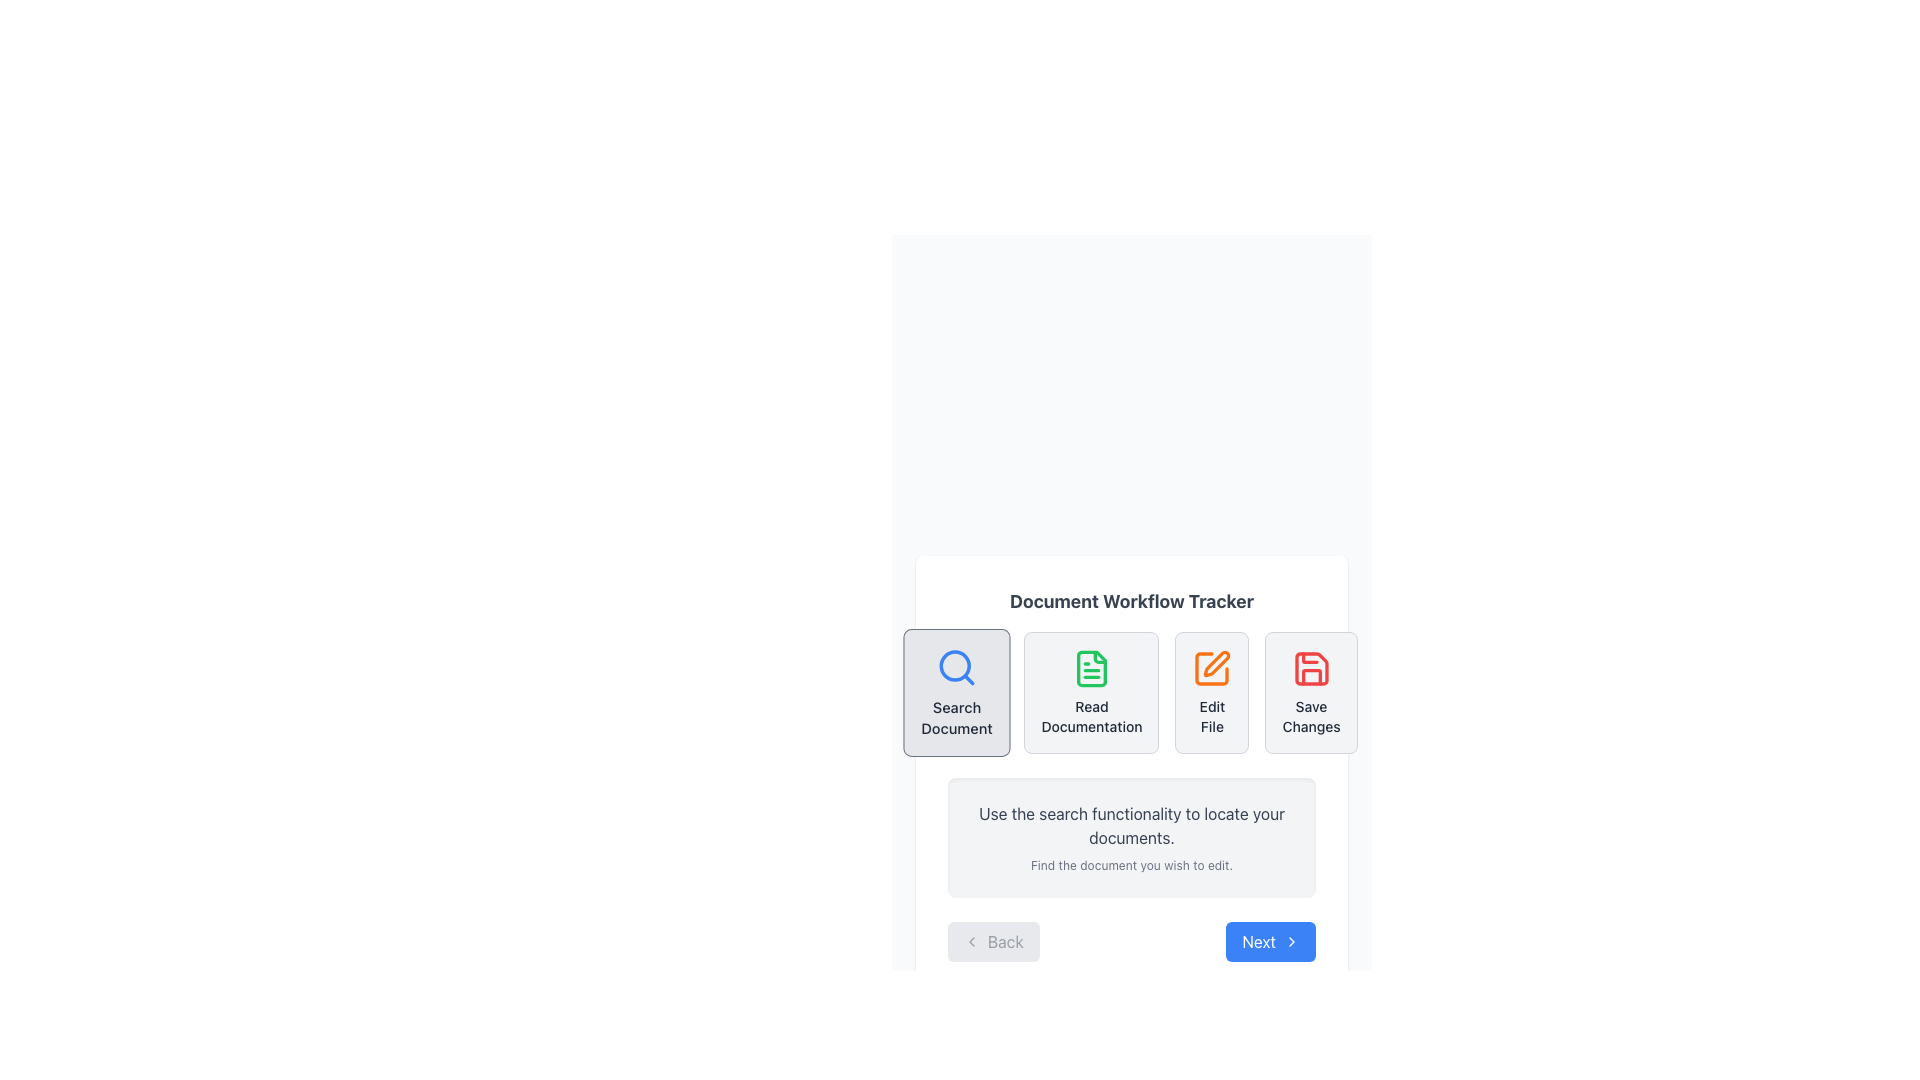 The image size is (1920, 1080). Describe the element at coordinates (1090, 692) in the screenshot. I see `the documentation button located in the top-center portion of the interface, which is the second button in a row of four, following the 'Search Document' button` at that location.